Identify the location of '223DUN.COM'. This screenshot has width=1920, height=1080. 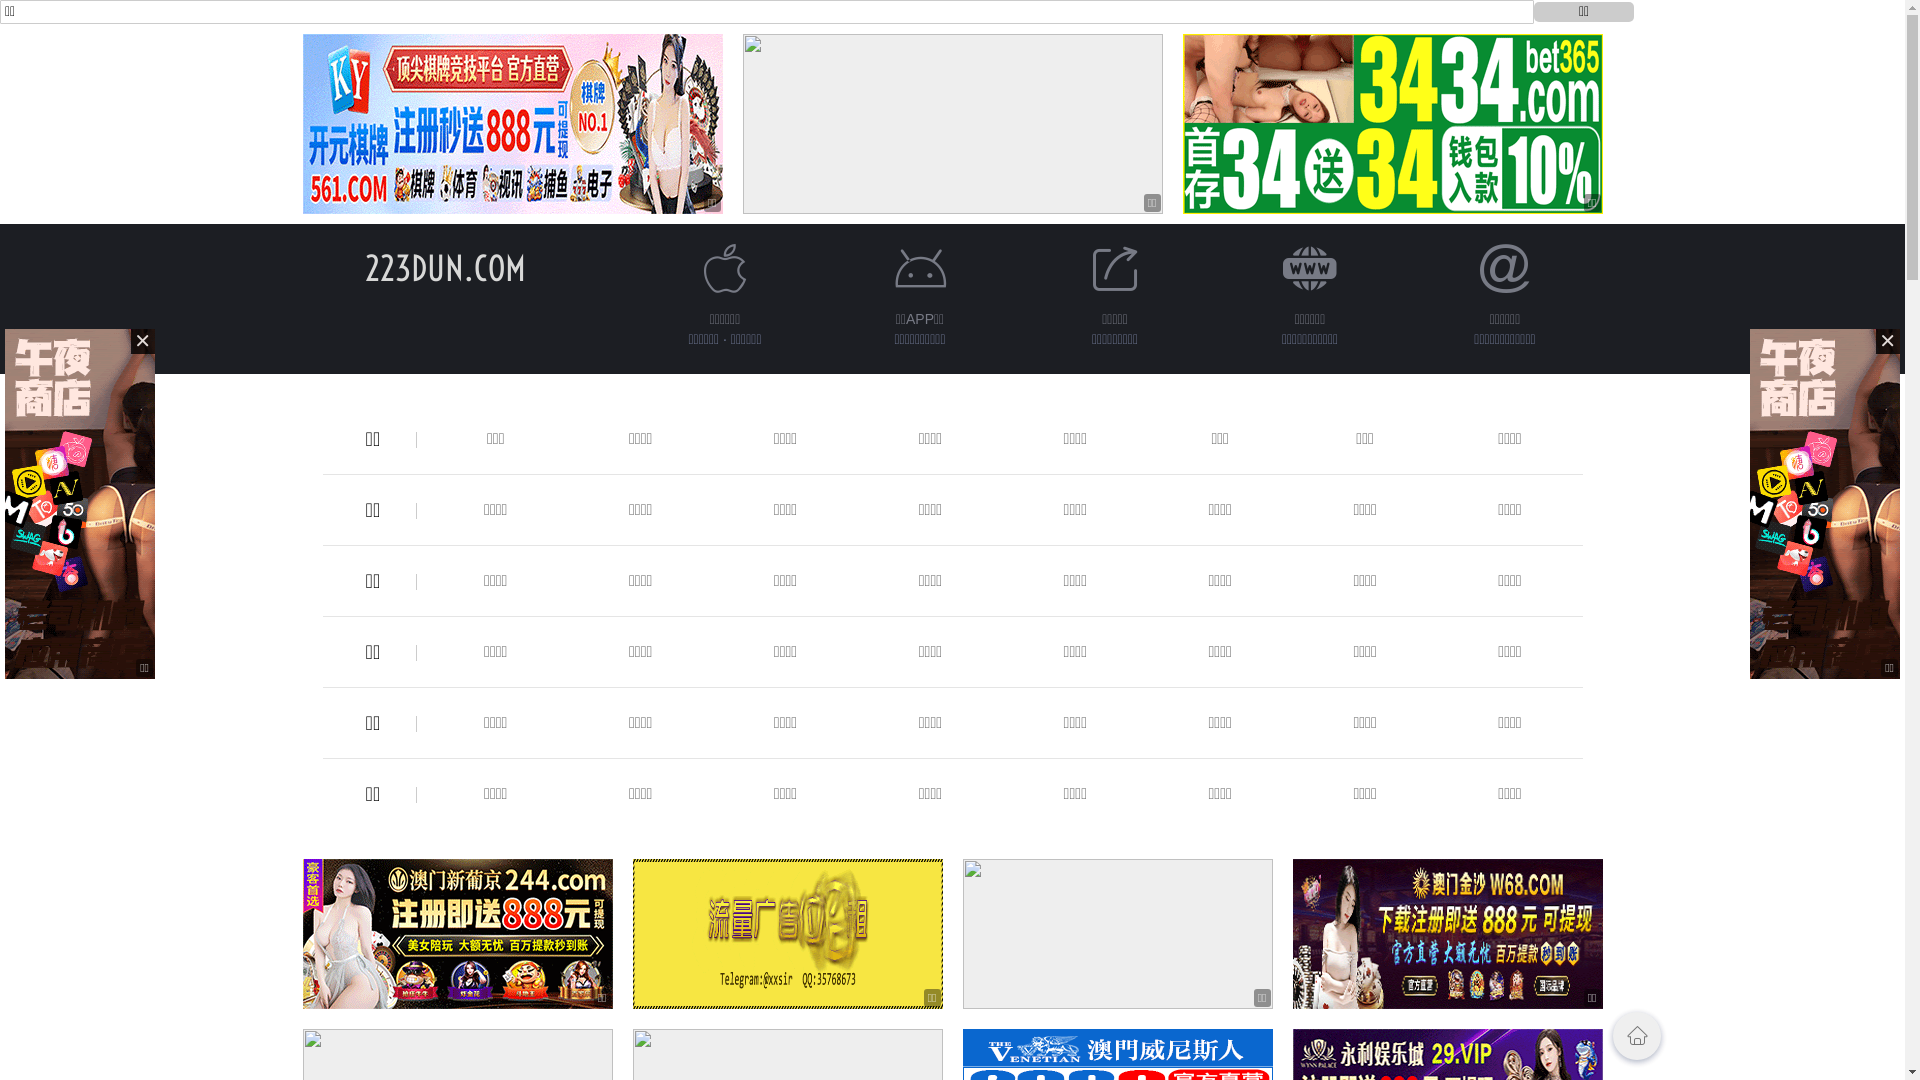
(444, 267).